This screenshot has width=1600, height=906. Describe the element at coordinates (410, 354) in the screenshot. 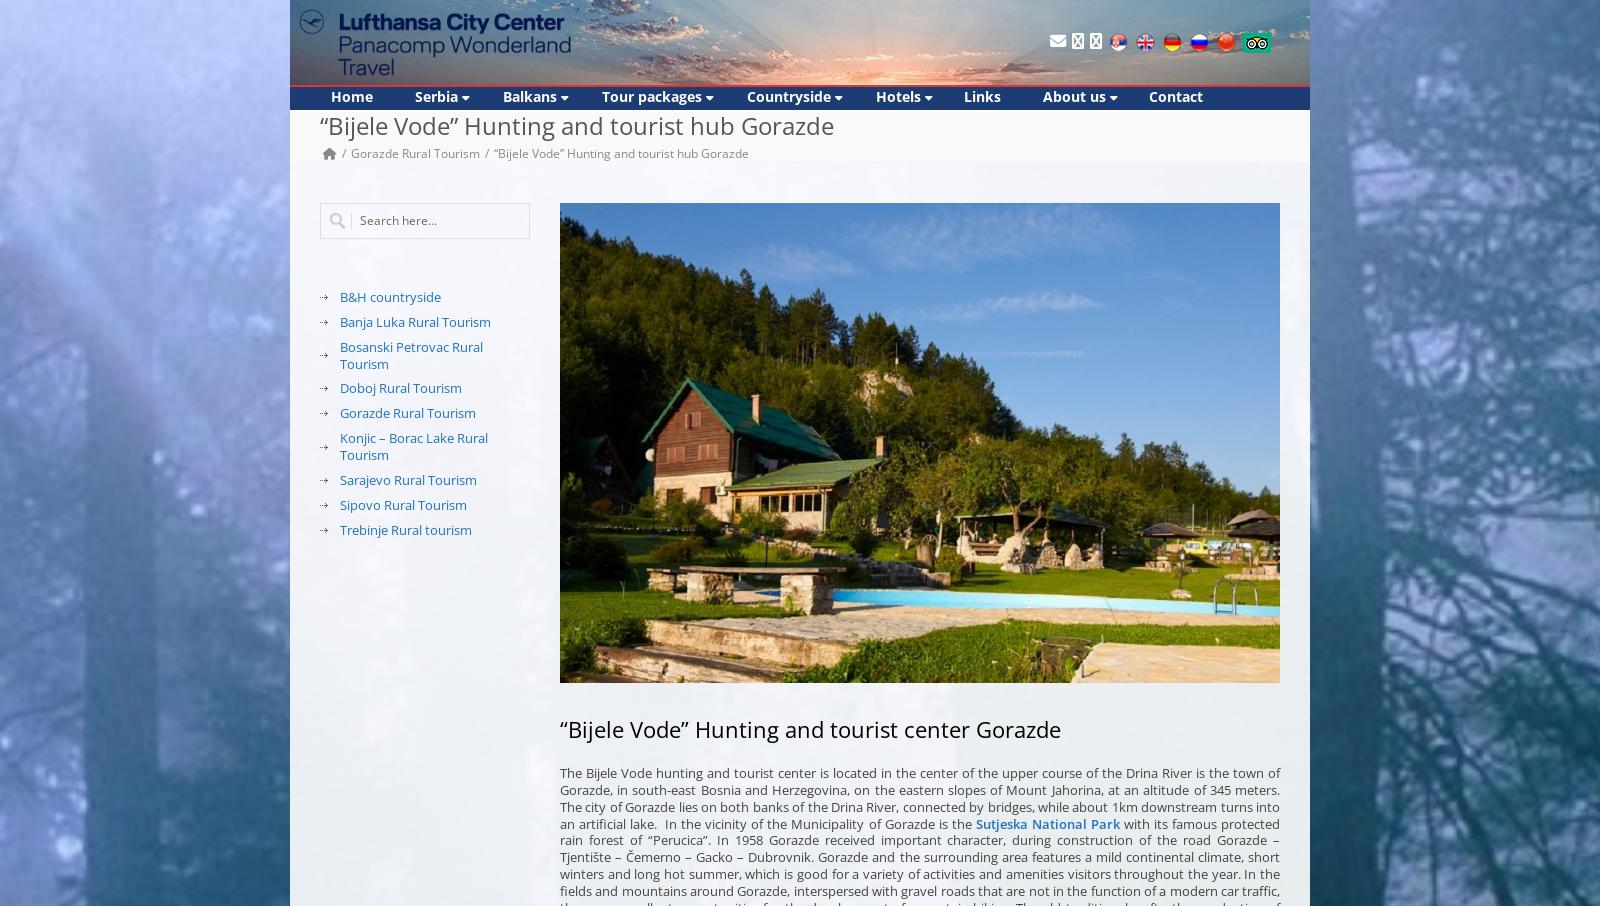

I see `'Bosanski Petrovac Rural Tourism'` at that location.